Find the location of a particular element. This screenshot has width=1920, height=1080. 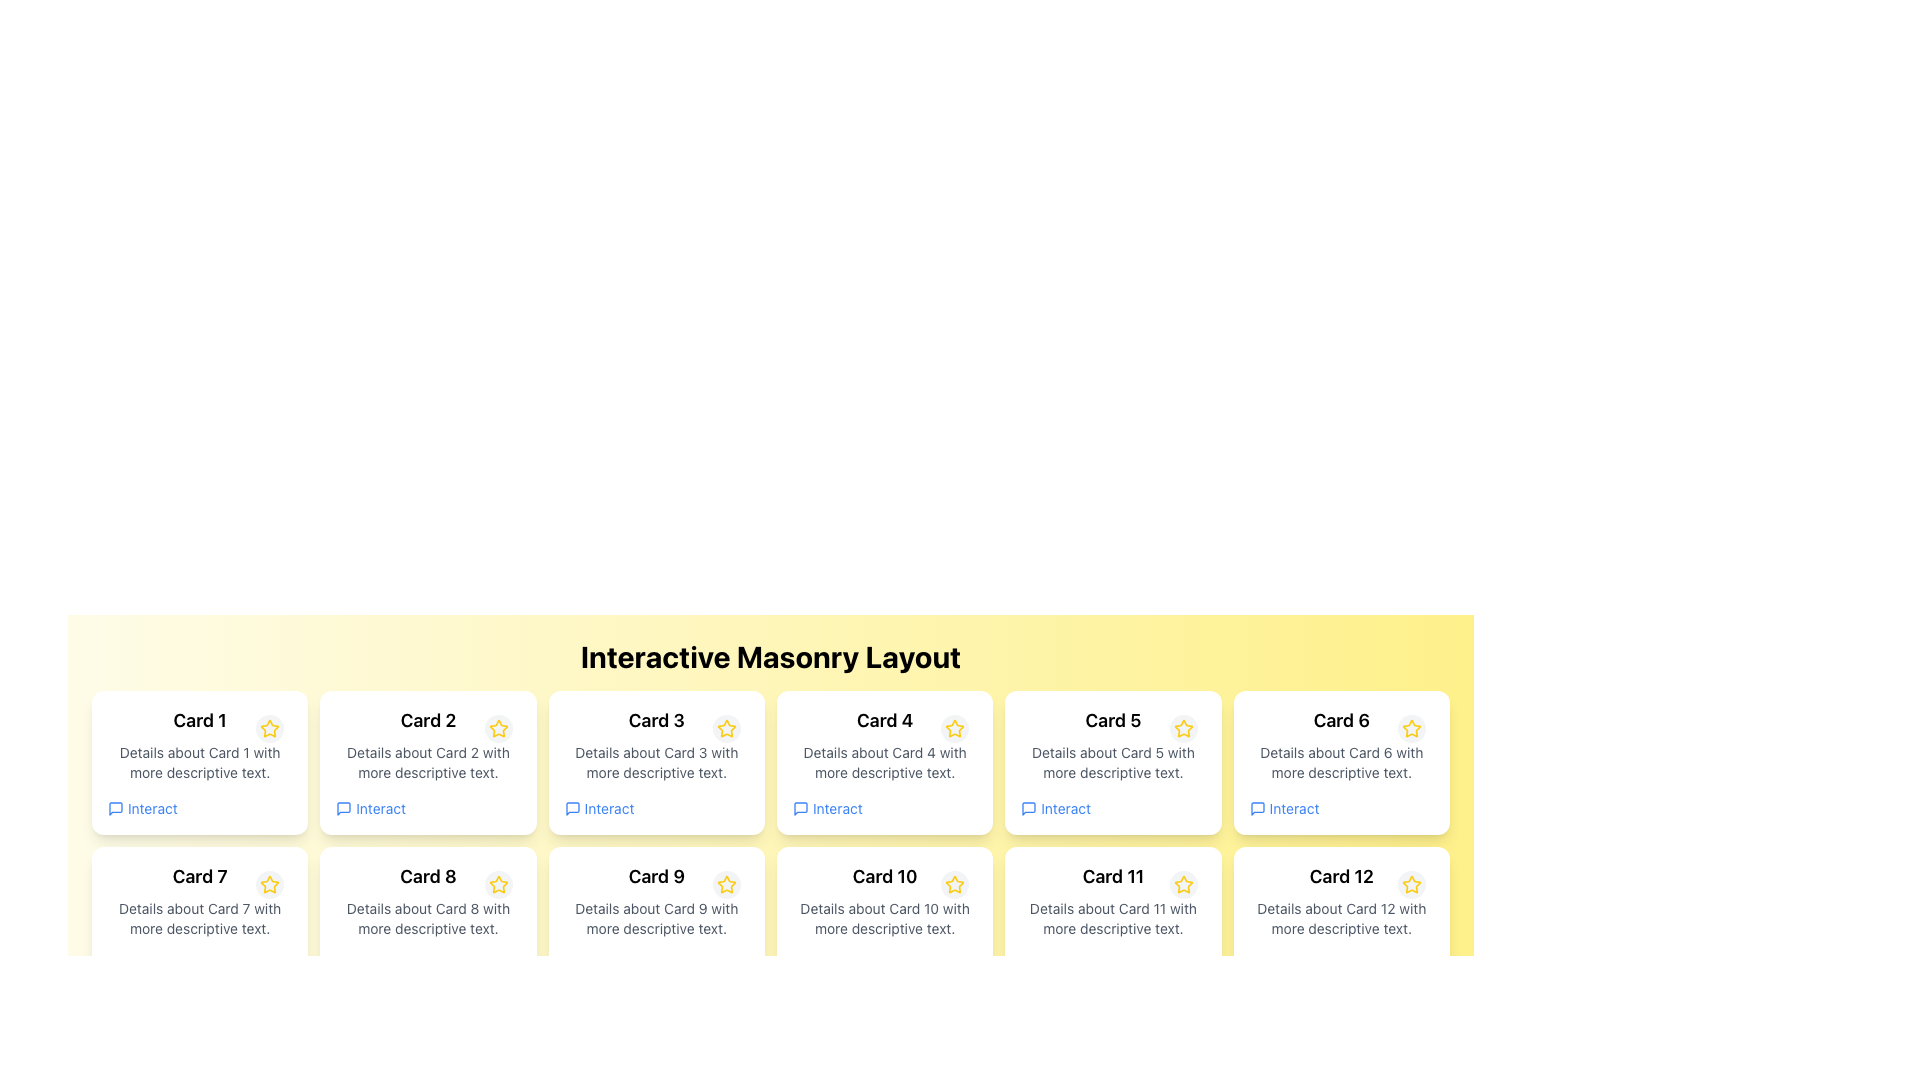

the card labeled 'Card 10' which features a white background, rounded rectangular design, bold text at the top, descriptive text below, and an interactive link labeled 'Interact' at the bottom is located at coordinates (884, 918).